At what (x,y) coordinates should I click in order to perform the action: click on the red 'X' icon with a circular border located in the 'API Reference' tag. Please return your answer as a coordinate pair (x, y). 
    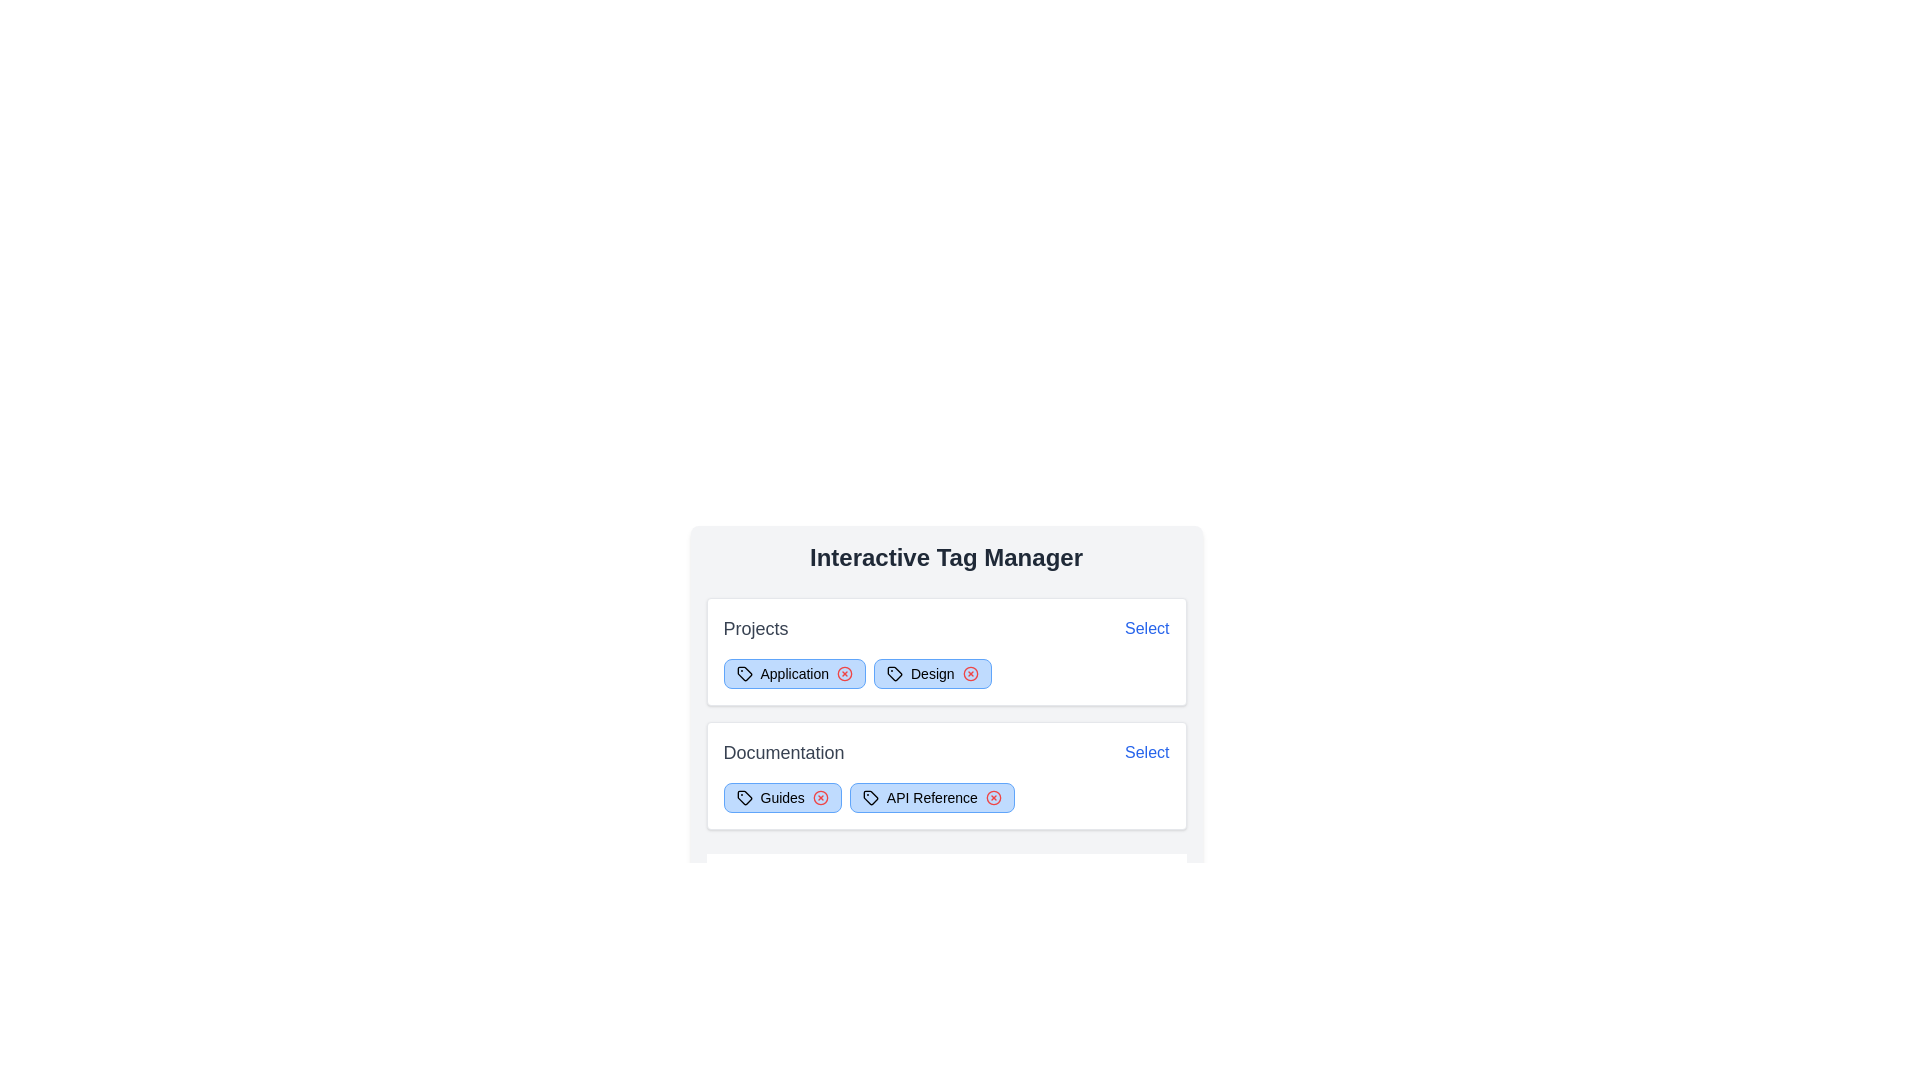
    Looking at the image, I should click on (993, 797).